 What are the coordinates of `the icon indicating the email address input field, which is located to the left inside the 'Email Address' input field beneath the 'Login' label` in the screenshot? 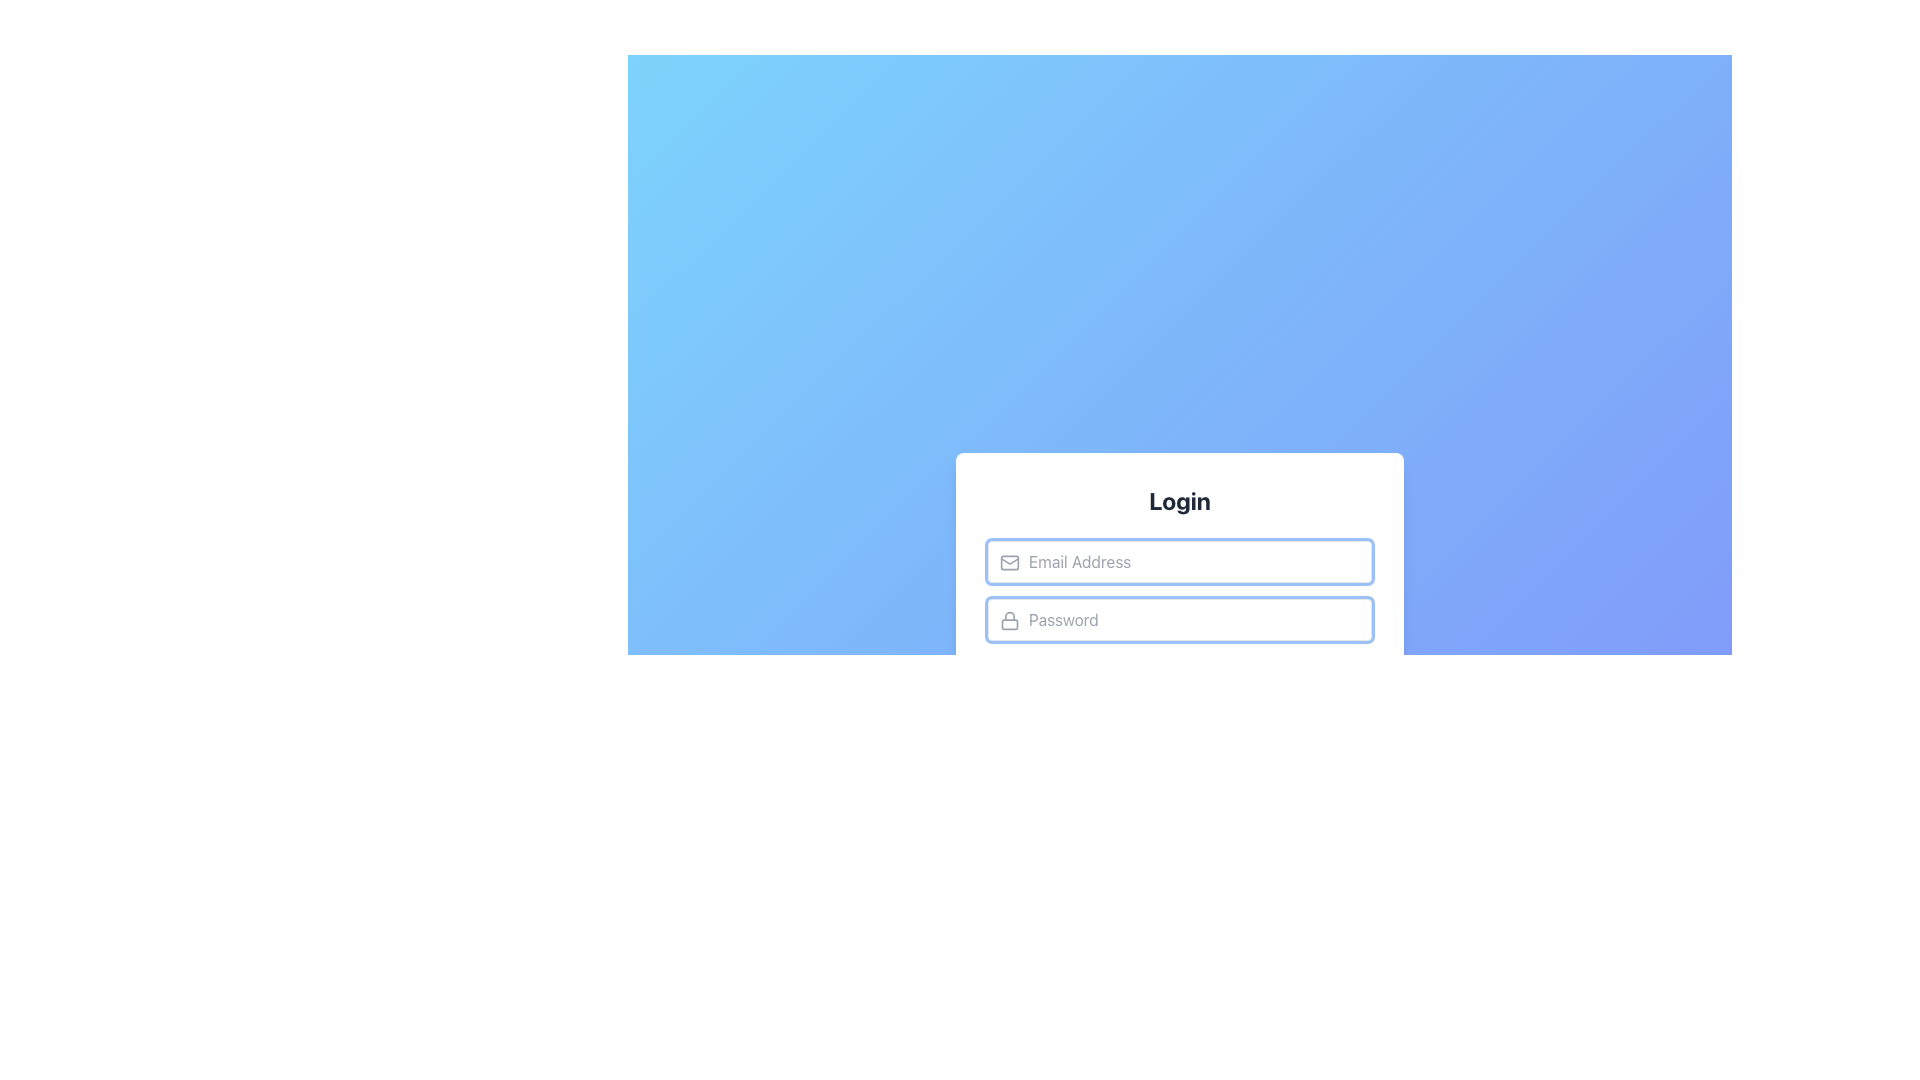 It's located at (1009, 563).